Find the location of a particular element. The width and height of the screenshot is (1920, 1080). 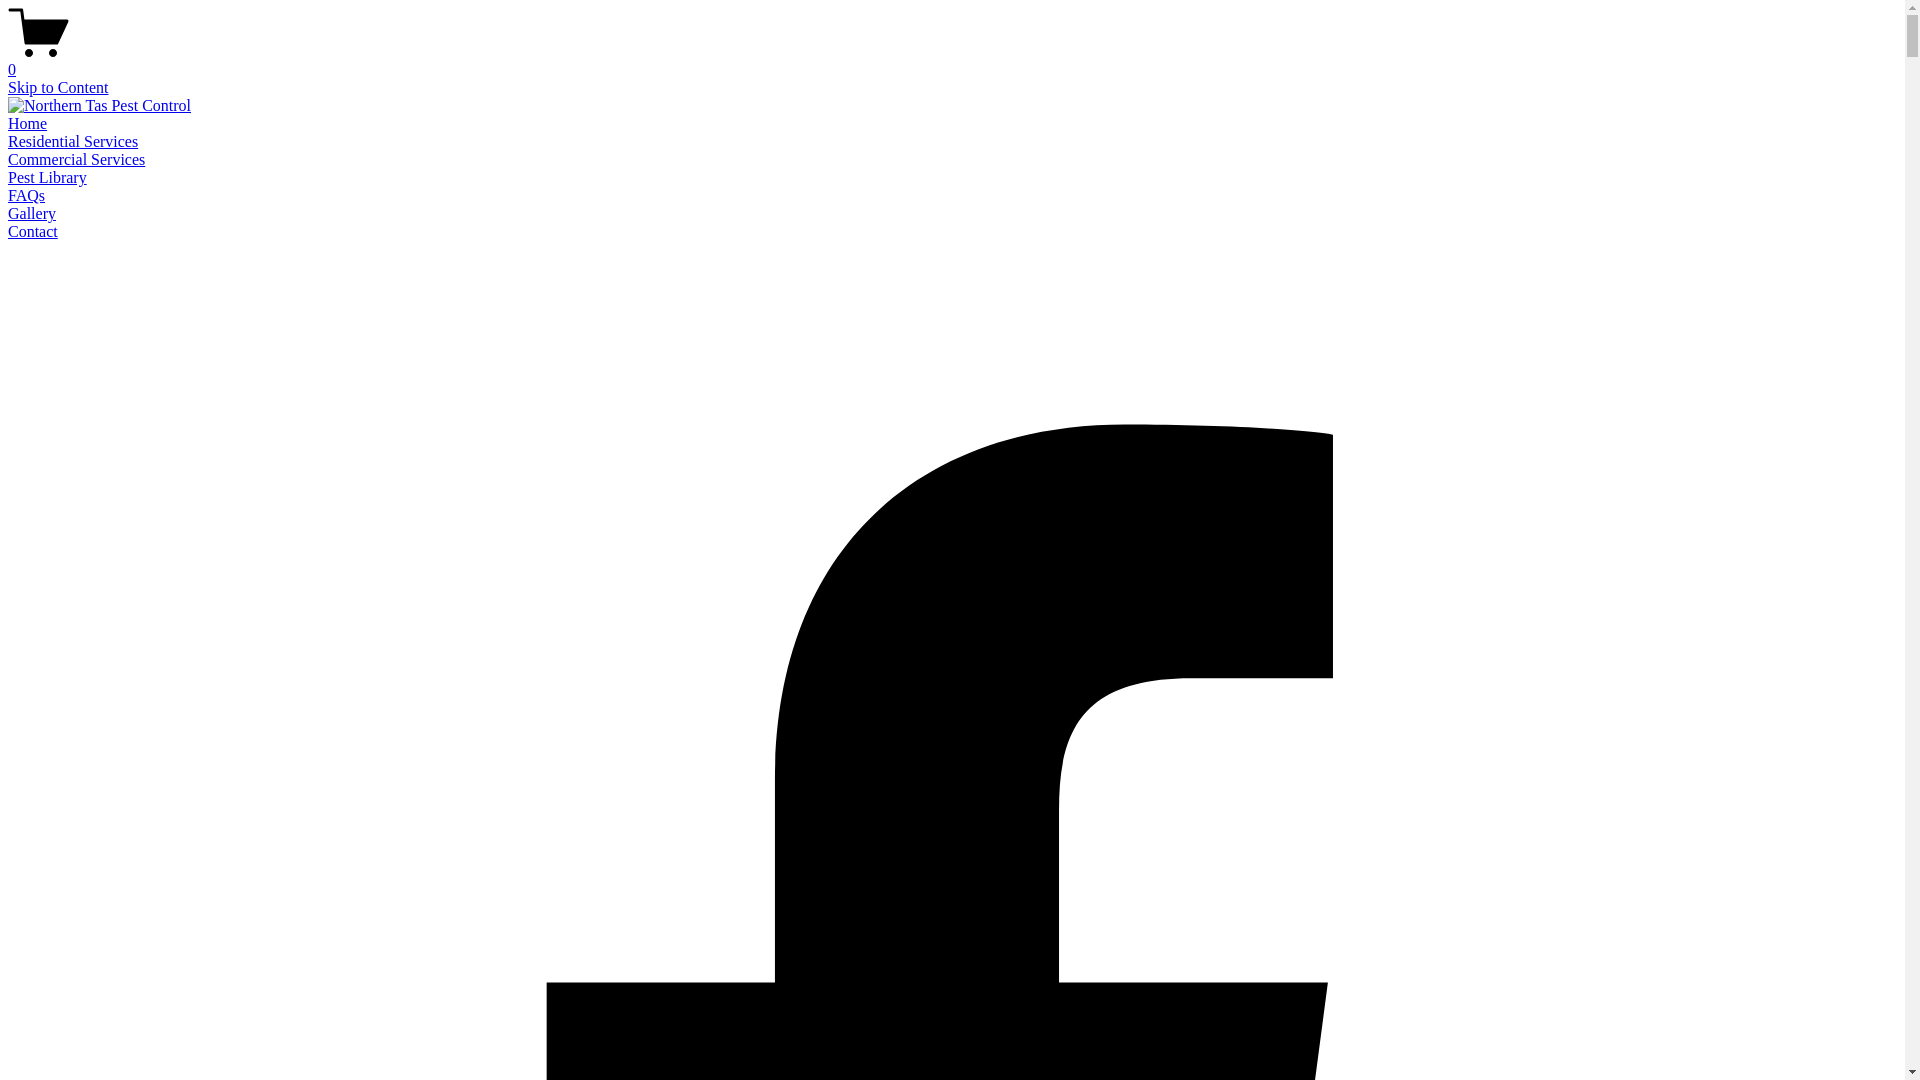

'Pest Library' is located at coordinates (47, 176).